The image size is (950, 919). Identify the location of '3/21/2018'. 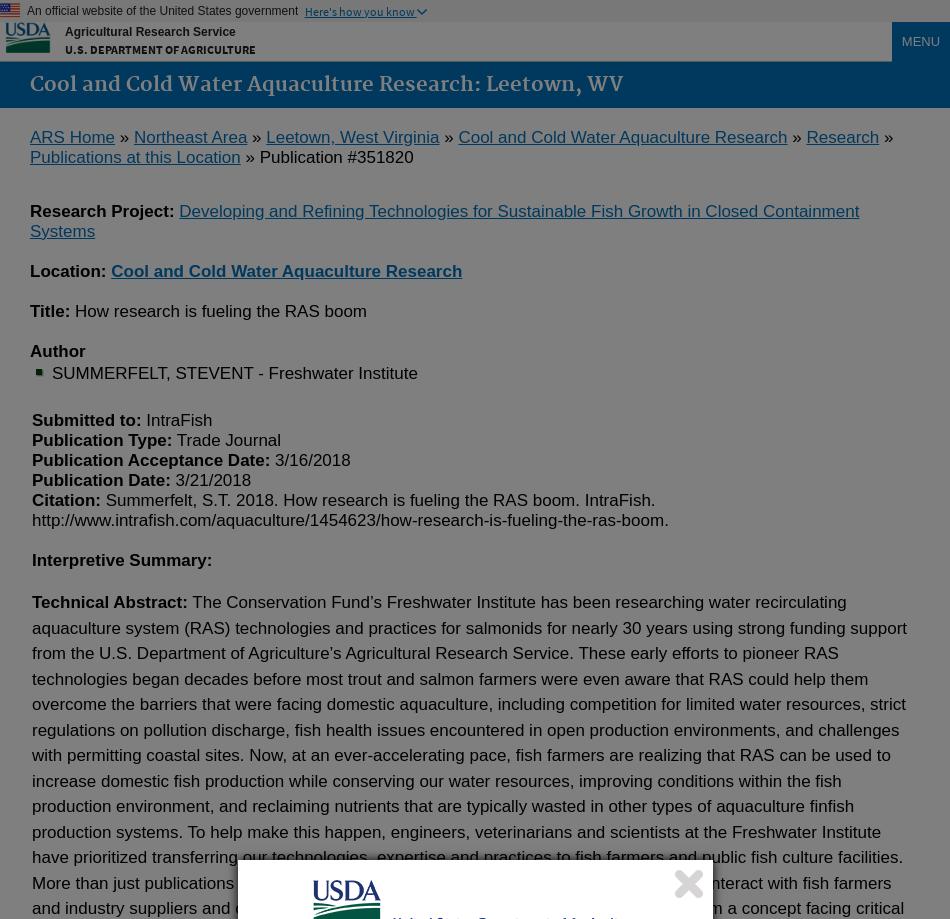
(210, 478).